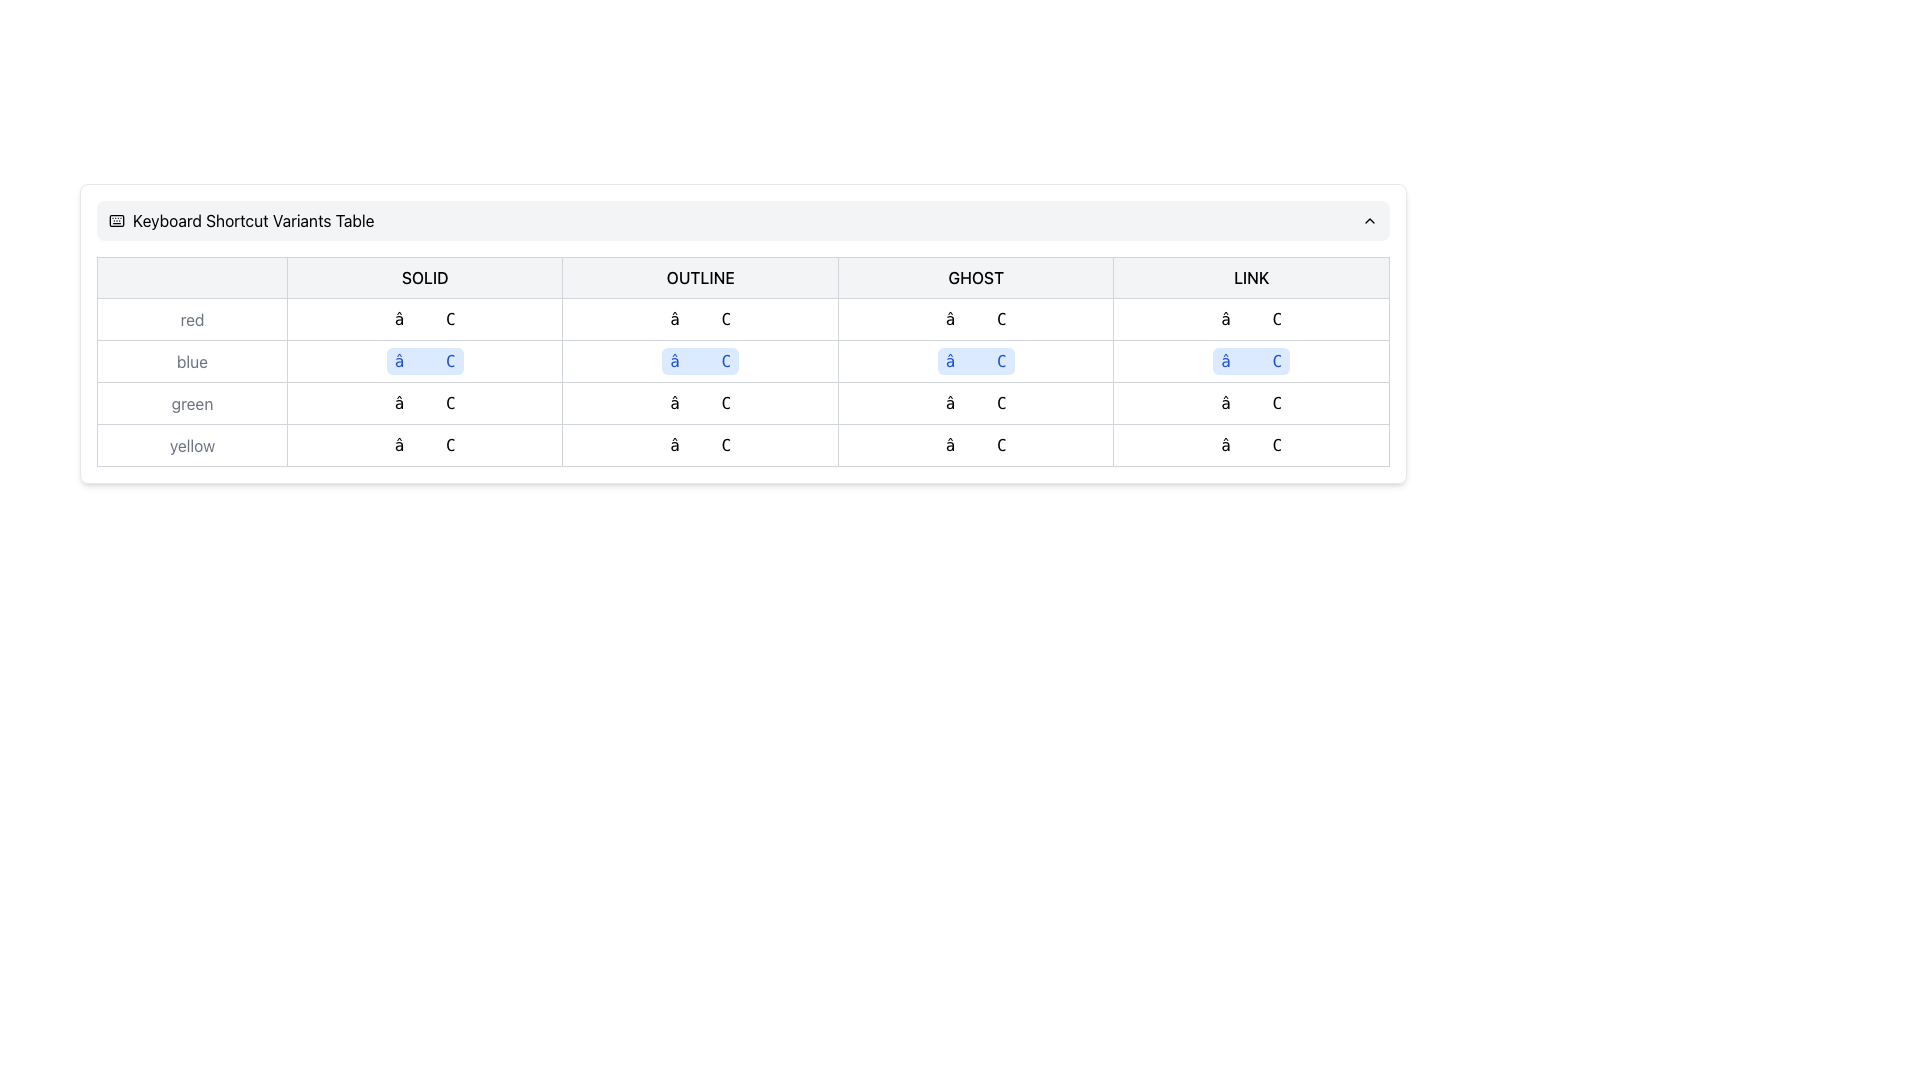 This screenshot has width=1920, height=1080. What do you see at coordinates (1368, 220) in the screenshot?
I see `the upward-pointing chevron icon located at the upper-right corner of the 'Keyboard Shortcut Variants Table'` at bounding box center [1368, 220].